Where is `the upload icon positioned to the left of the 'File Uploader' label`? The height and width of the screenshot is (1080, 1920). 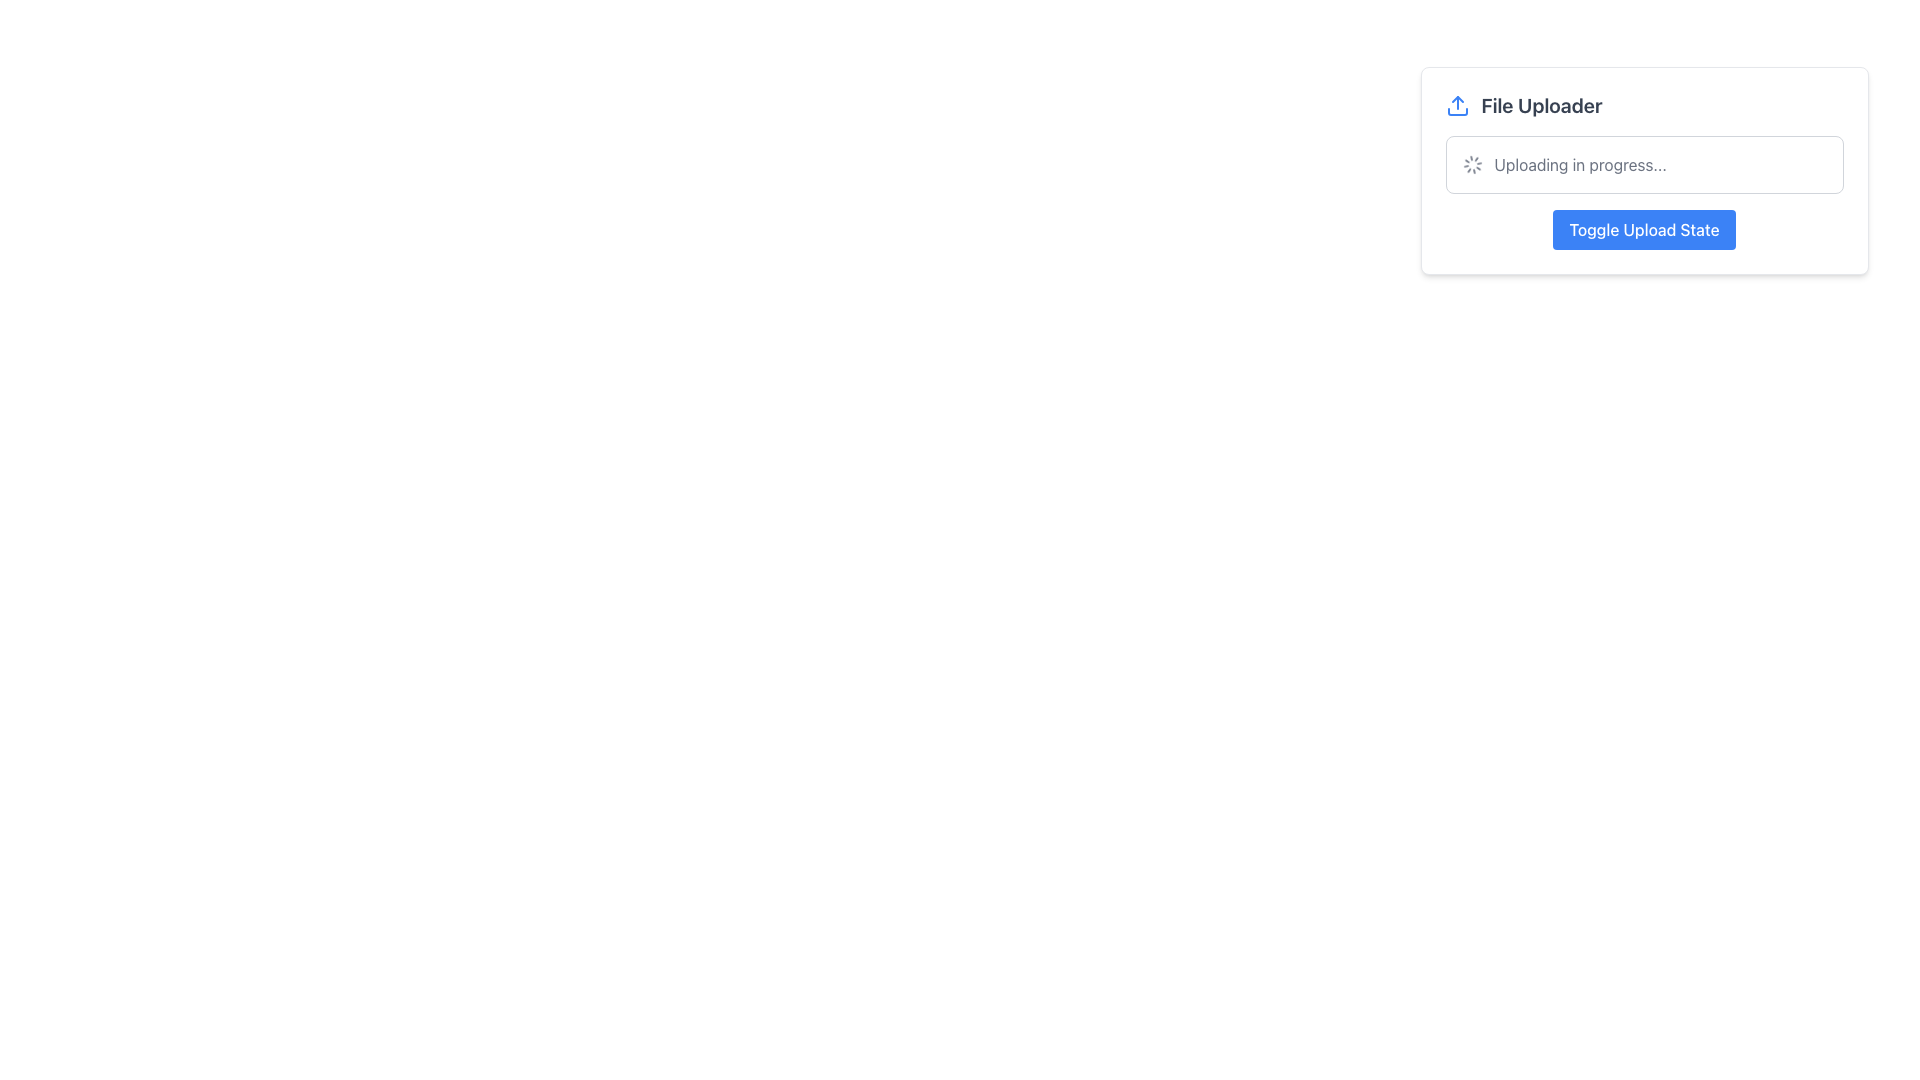 the upload icon positioned to the left of the 'File Uploader' label is located at coordinates (1457, 105).